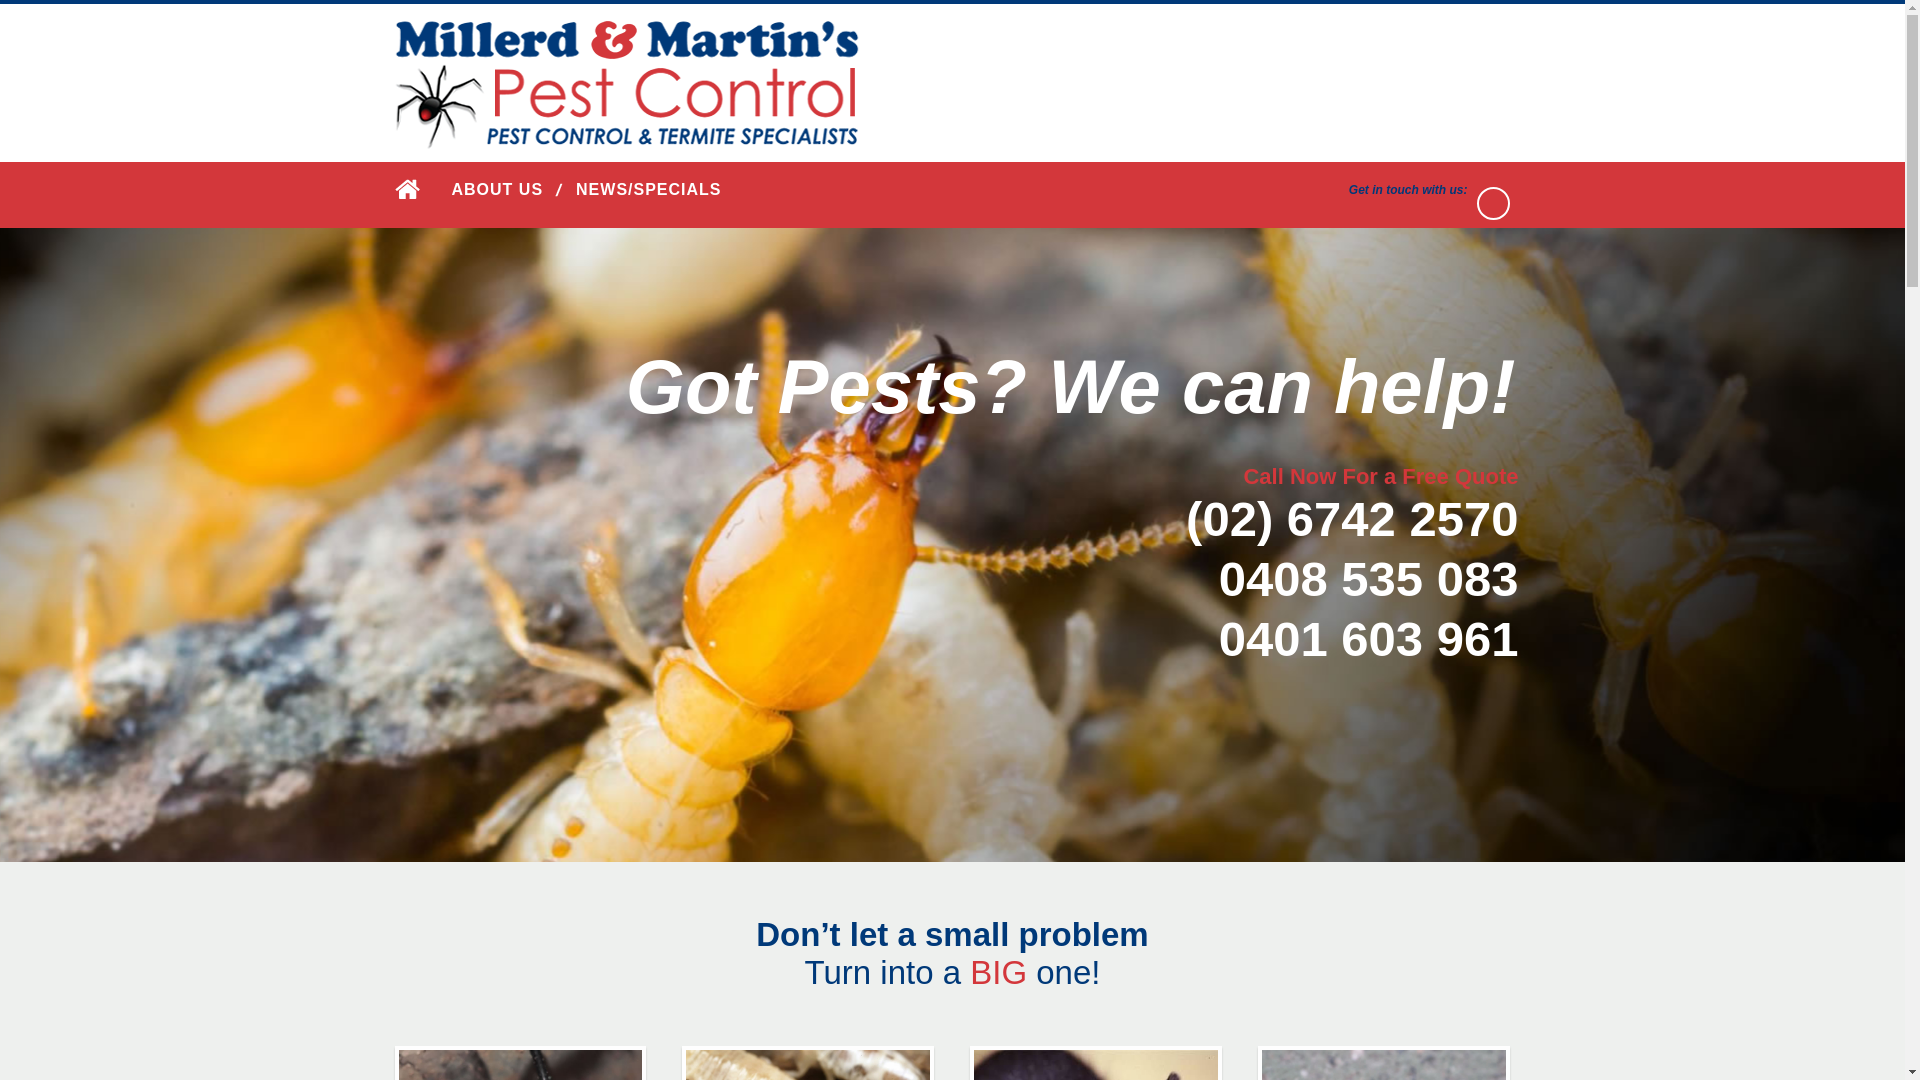  I want to click on 'NEWS/SPECIALS', so click(575, 189).